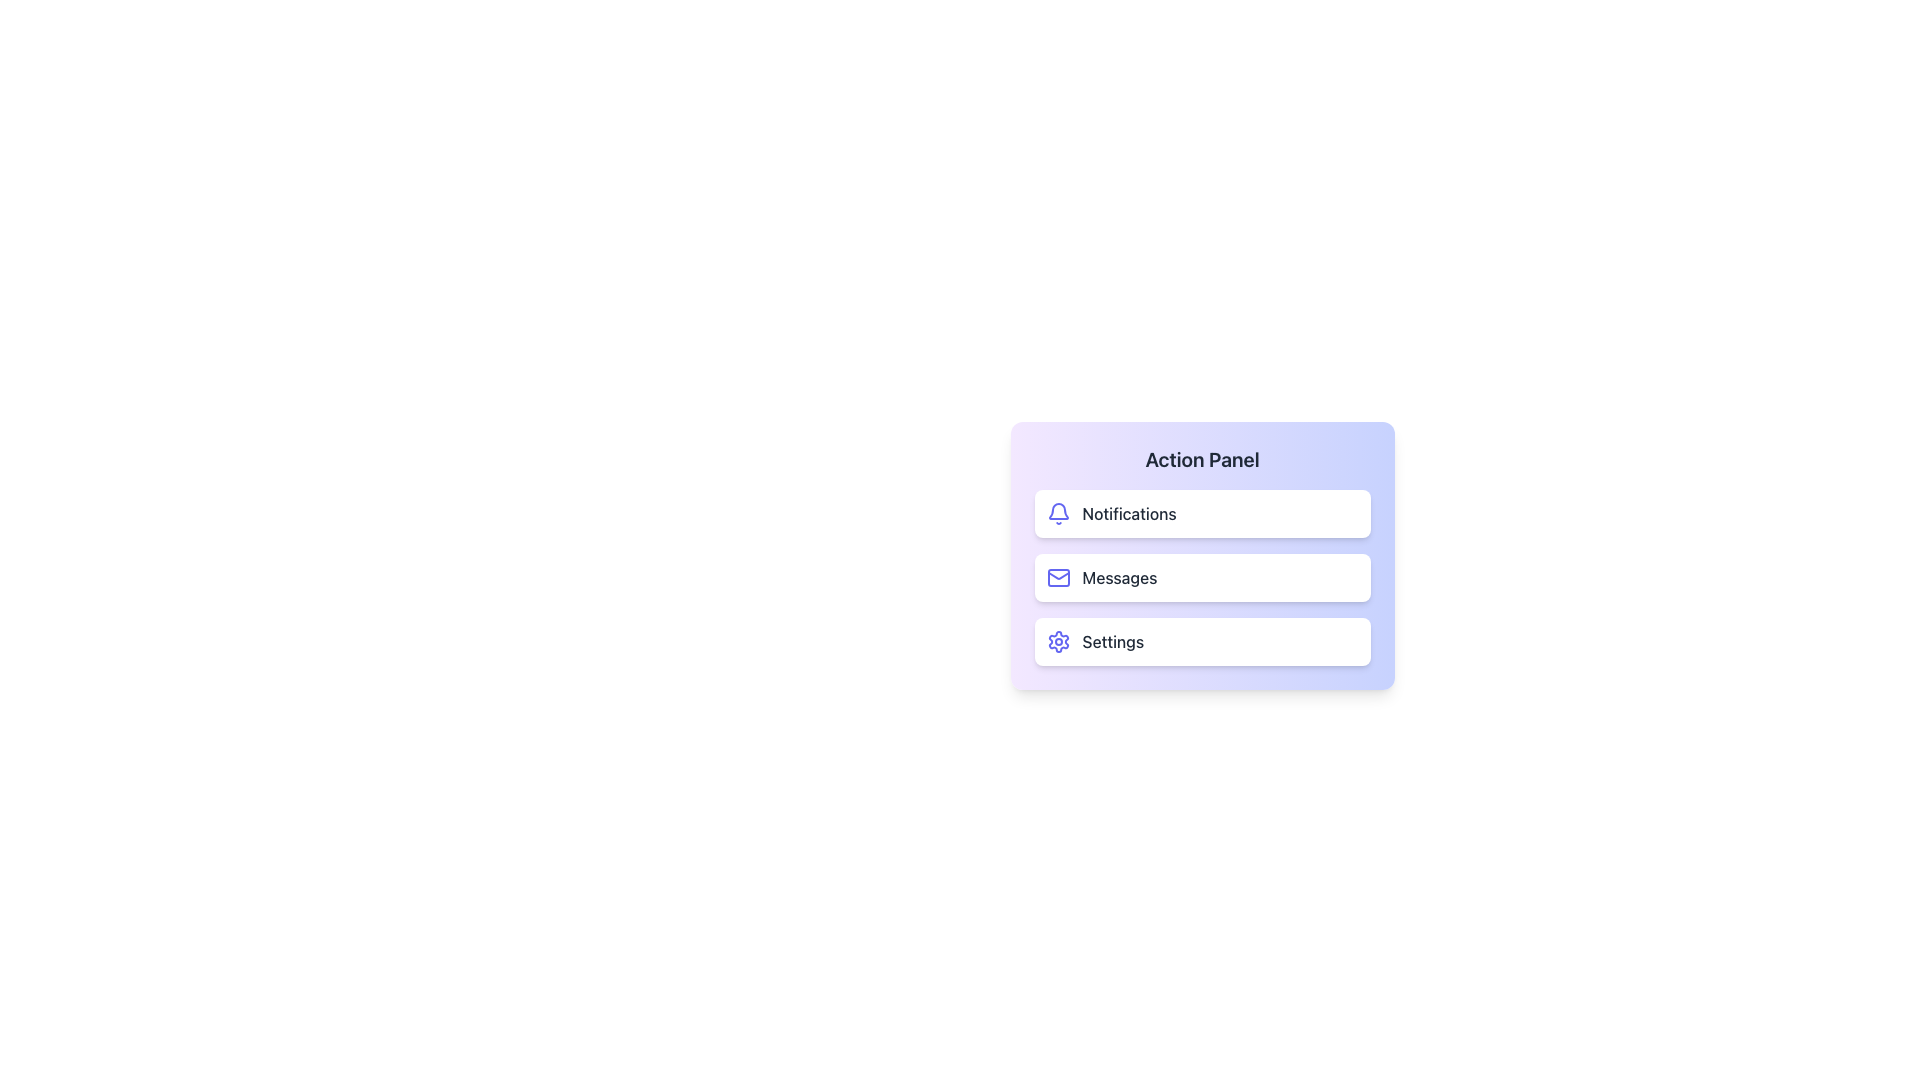 Image resolution: width=1920 pixels, height=1080 pixels. What do you see at coordinates (1057, 641) in the screenshot?
I see `the gear icon located in the third row of the vertical list within the 'Action Panel' section, which is associated with the 'Settings' label` at bounding box center [1057, 641].